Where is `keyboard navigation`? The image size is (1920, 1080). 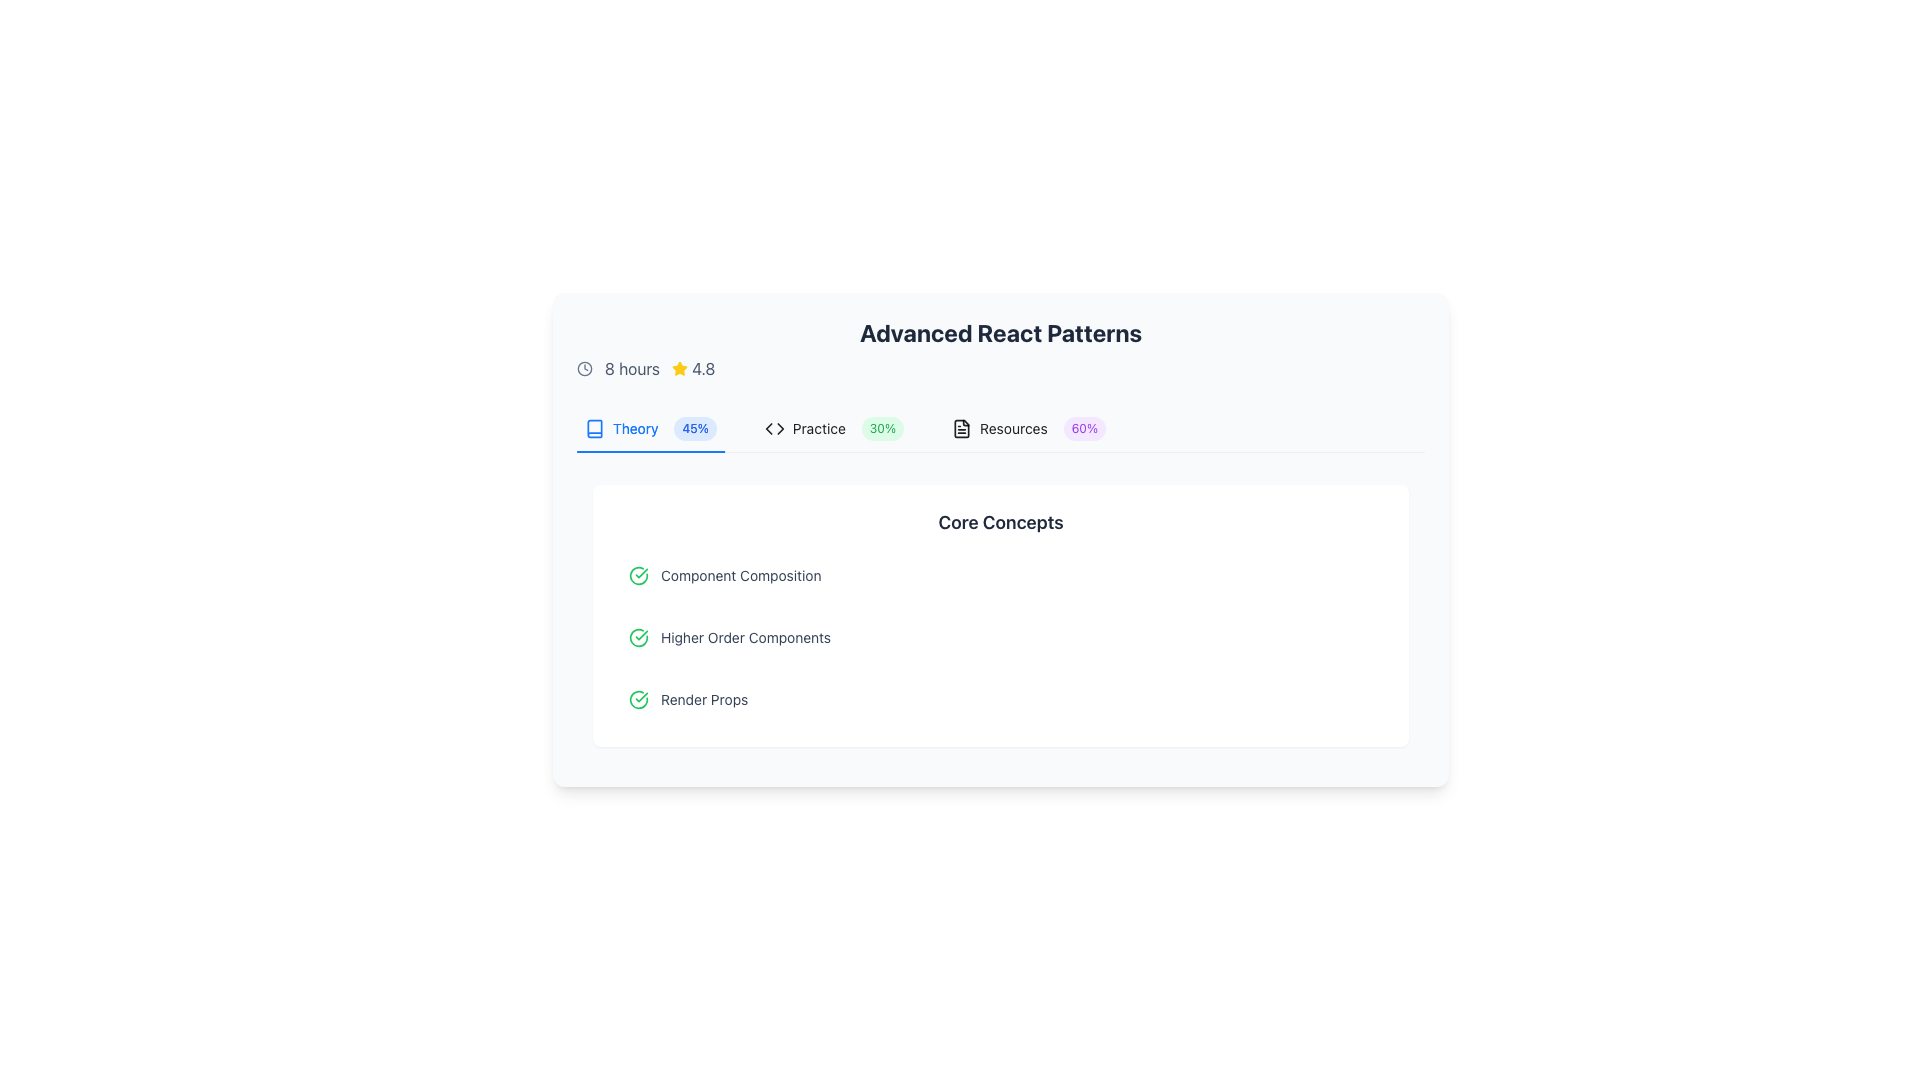 keyboard navigation is located at coordinates (650, 427).